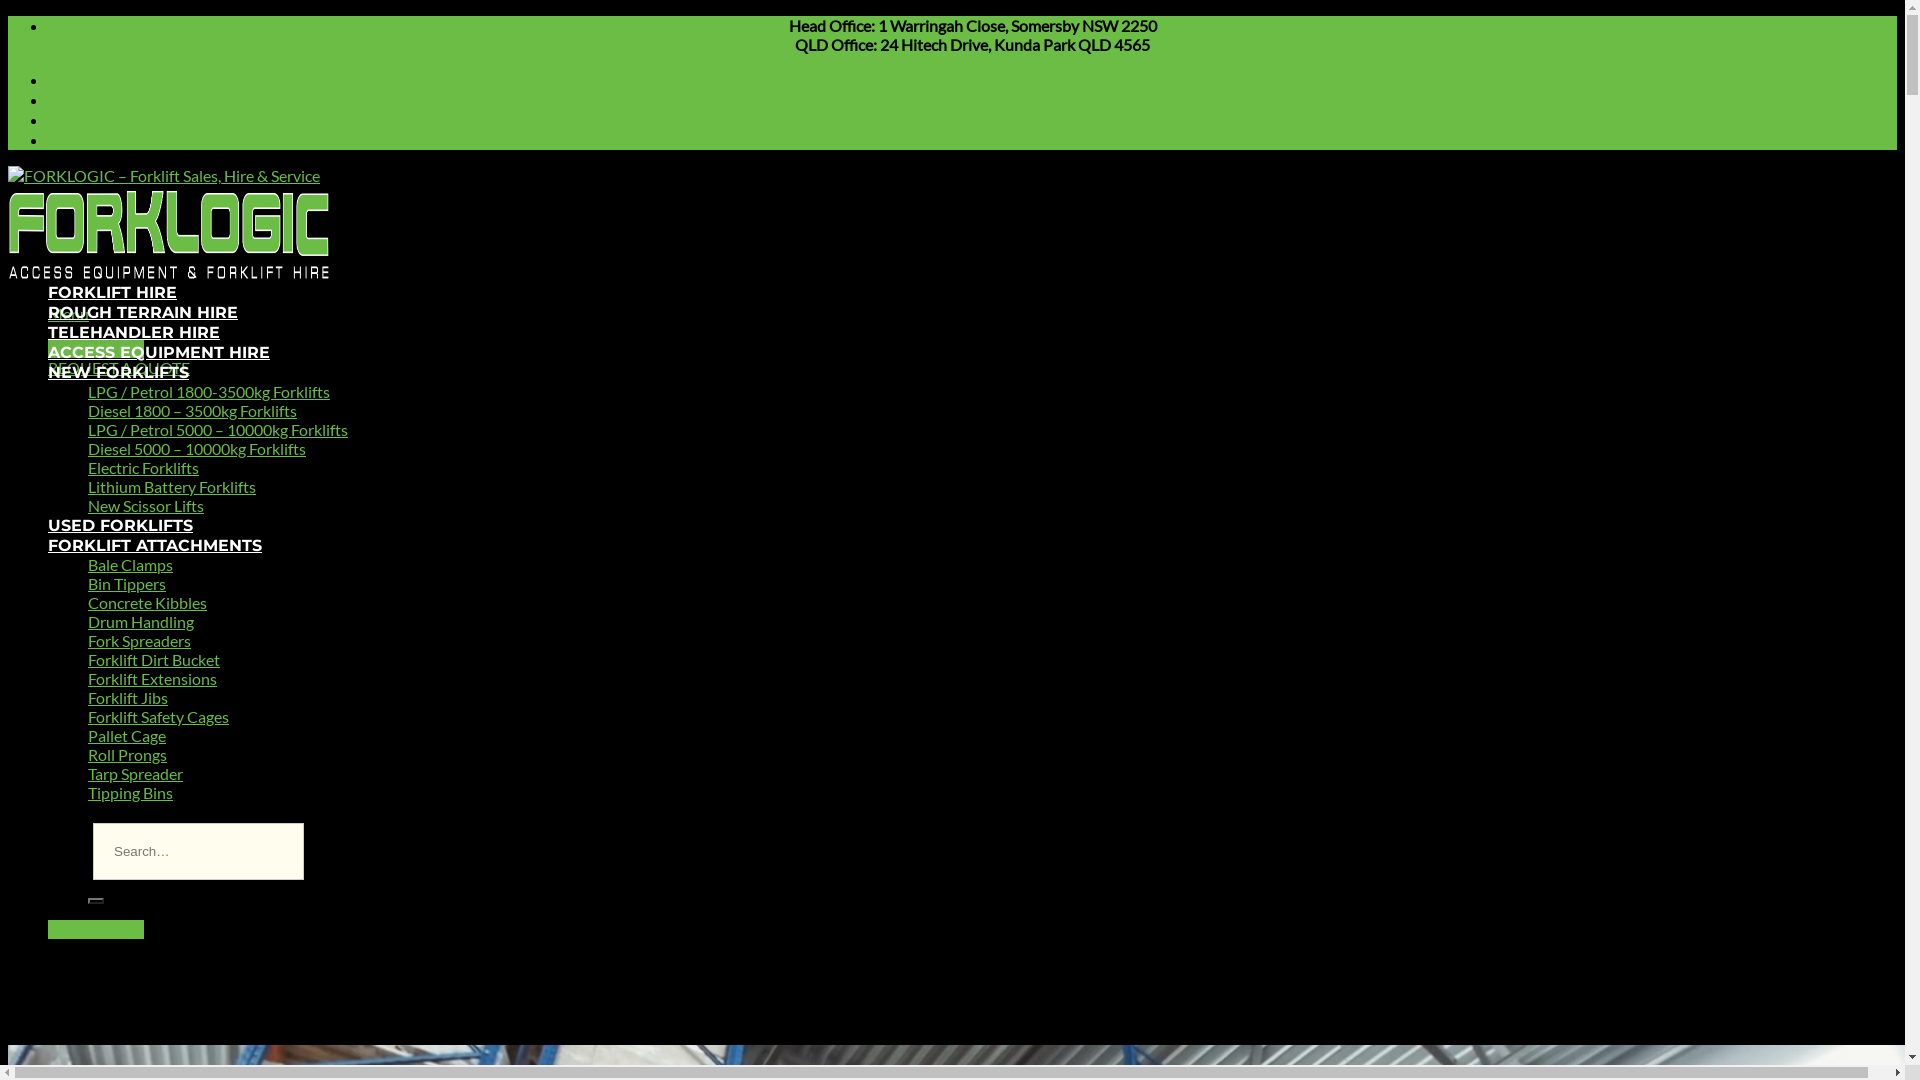 Image resolution: width=1920 pixels, height=1080 pixels. Describe the element at coordinates (144, 504) in the screenshot. I see `'New Scissor Lifts'` at that location.